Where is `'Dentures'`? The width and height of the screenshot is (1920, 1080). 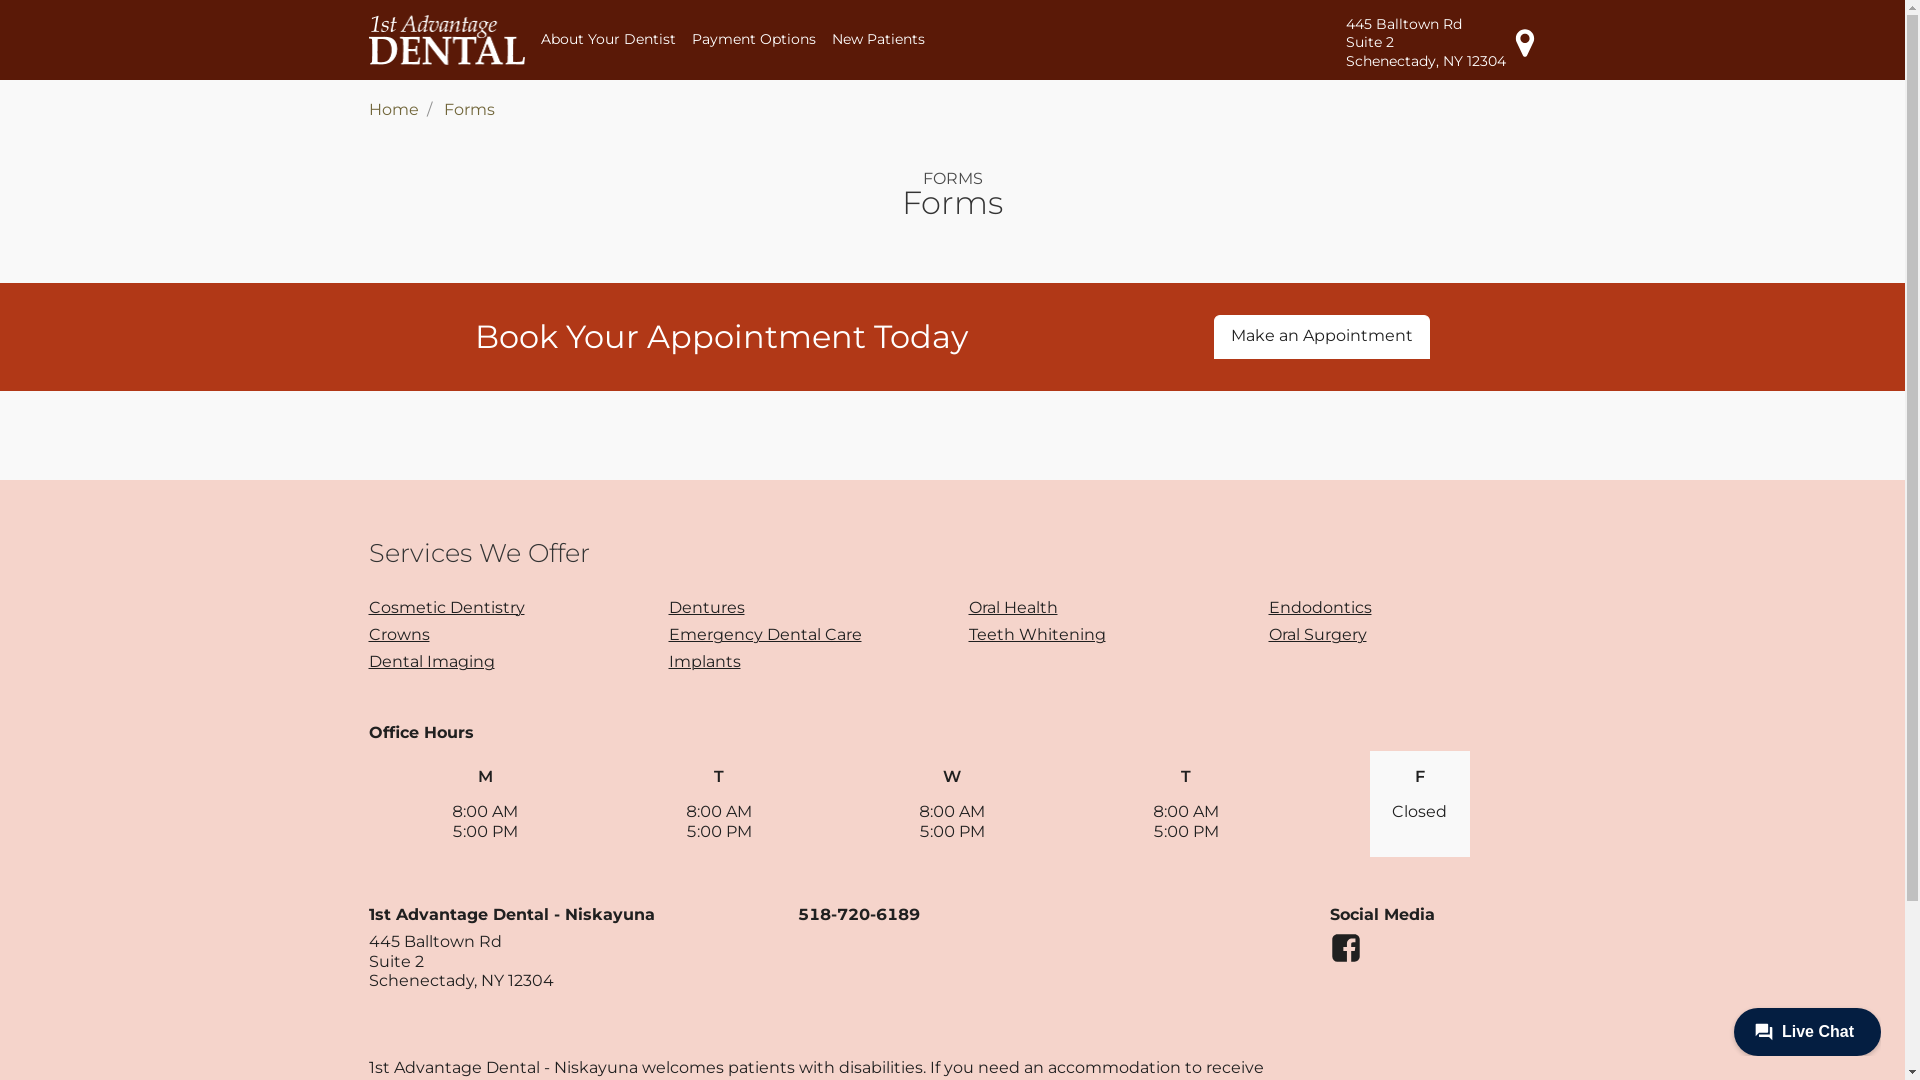 'Dentures' is located at coordinates (705, 606).